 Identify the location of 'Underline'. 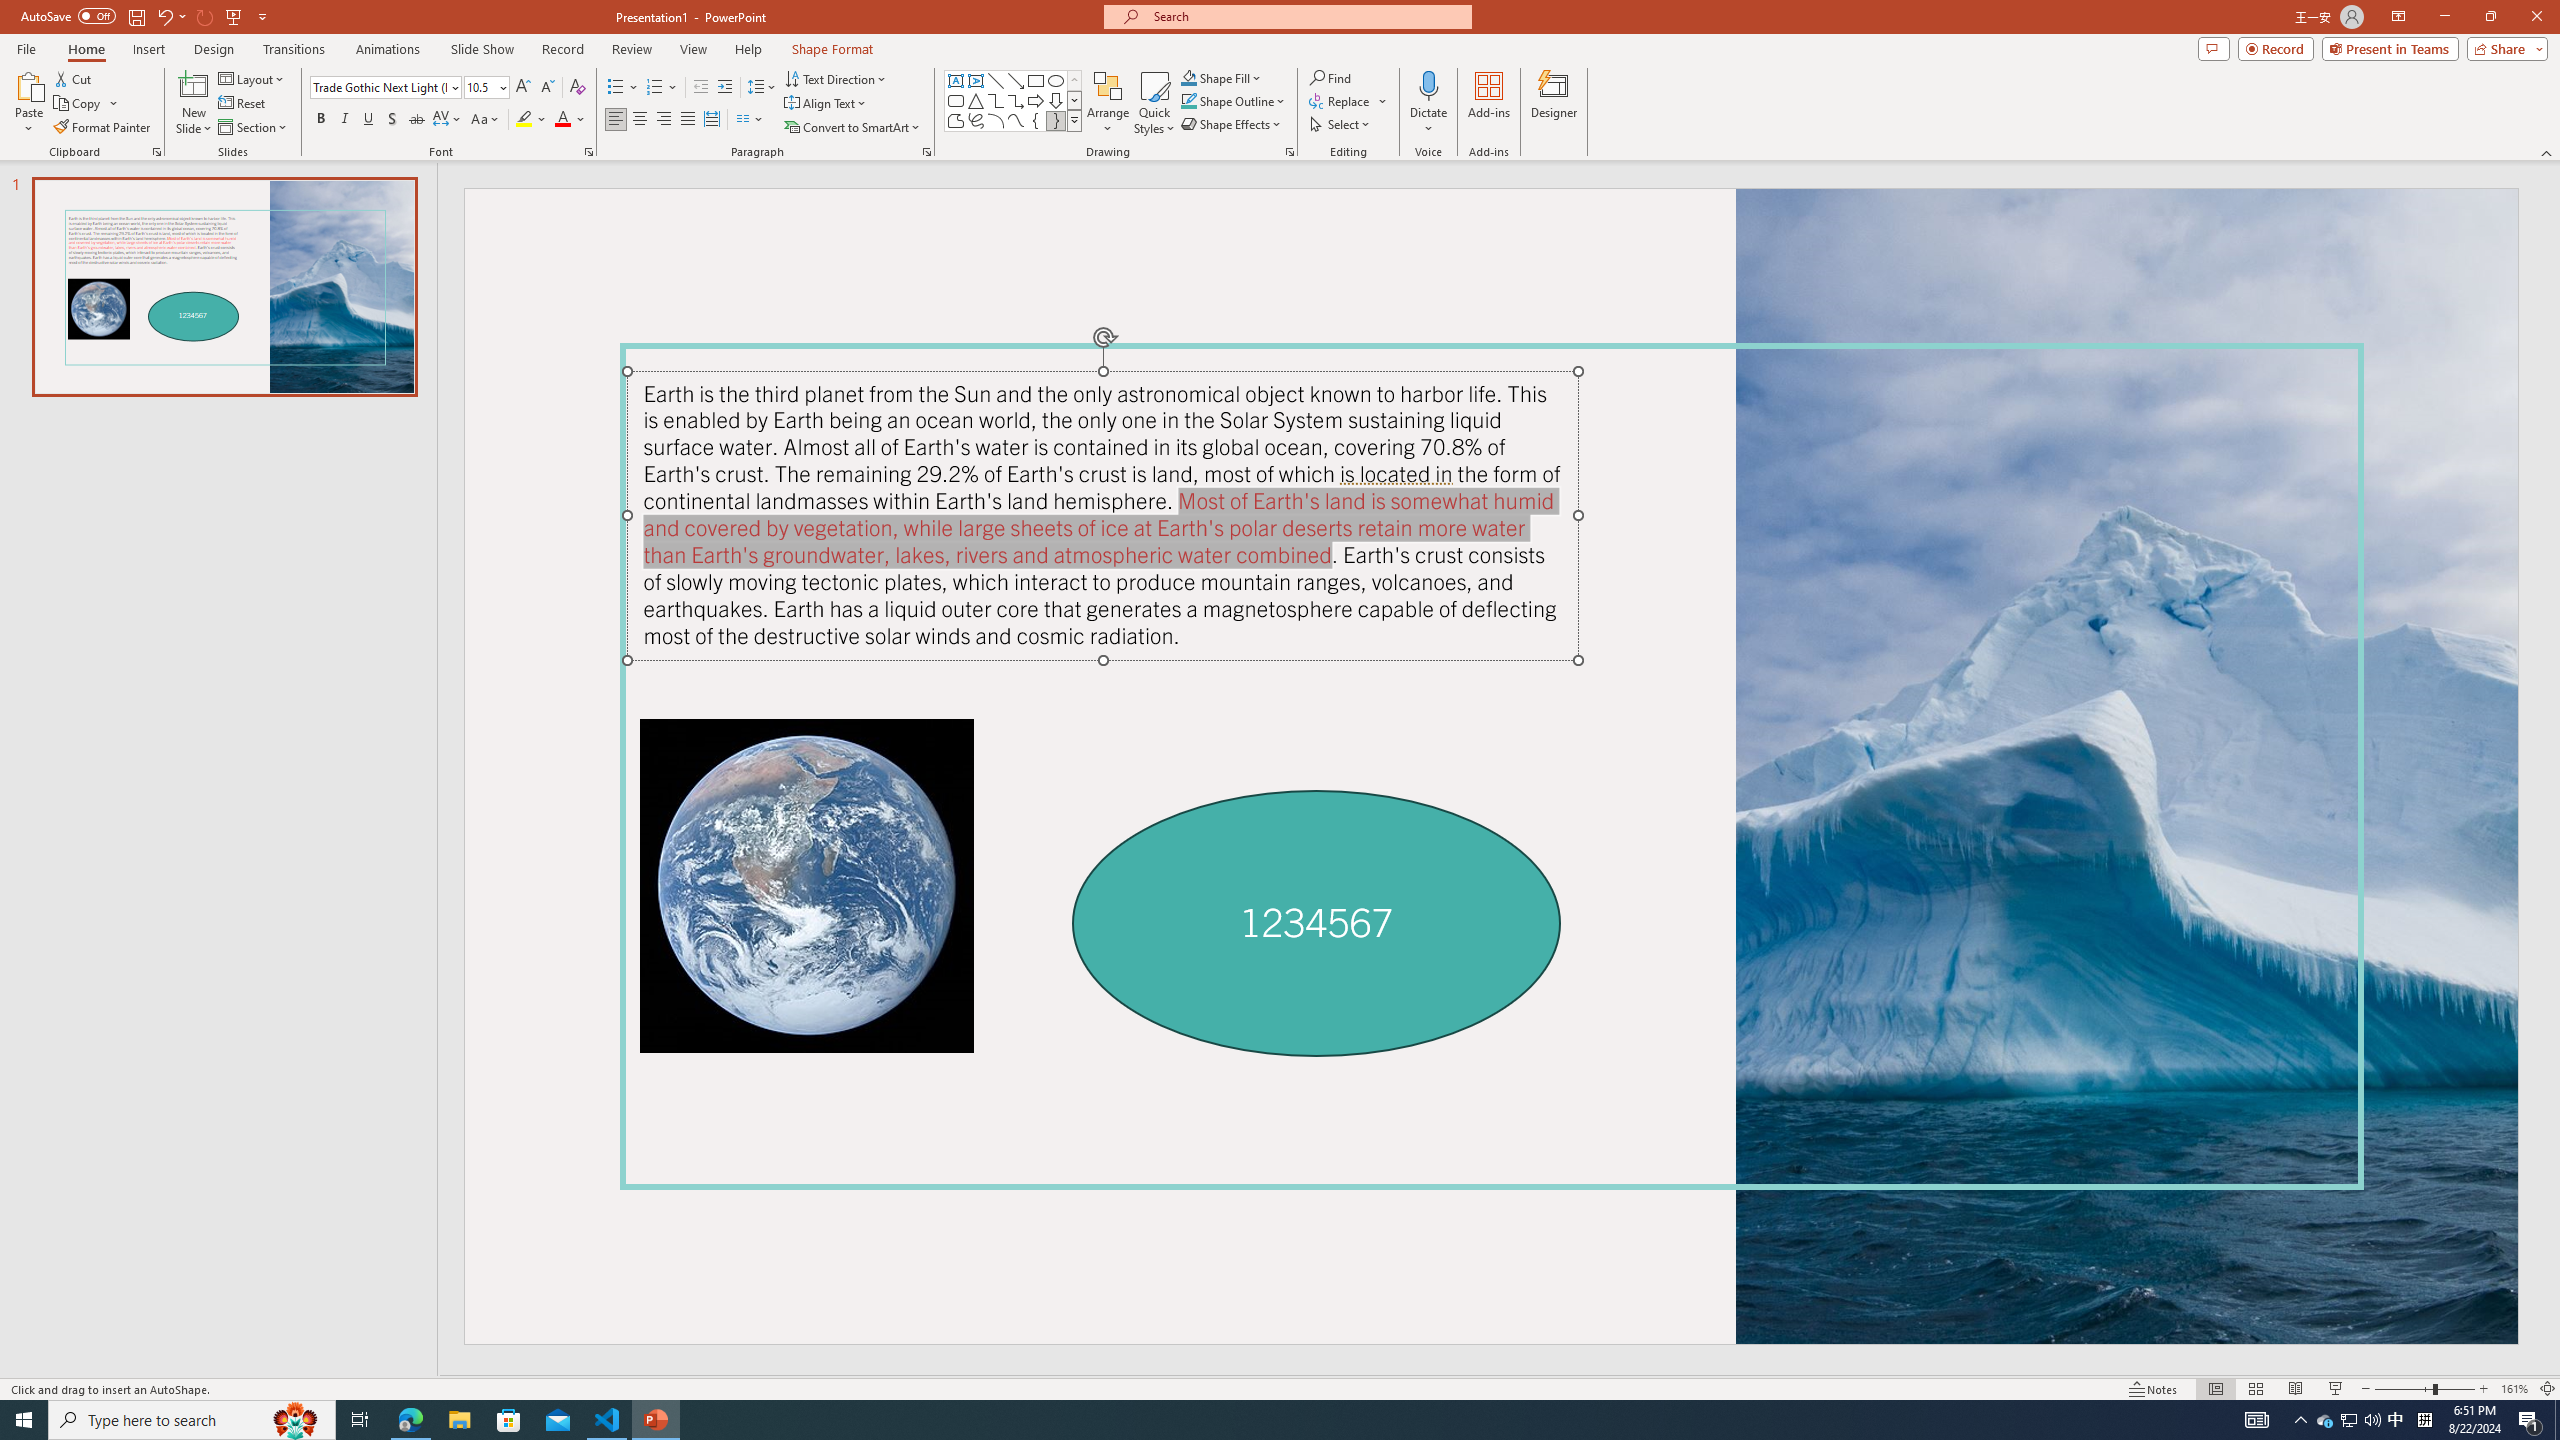
(367, 118).